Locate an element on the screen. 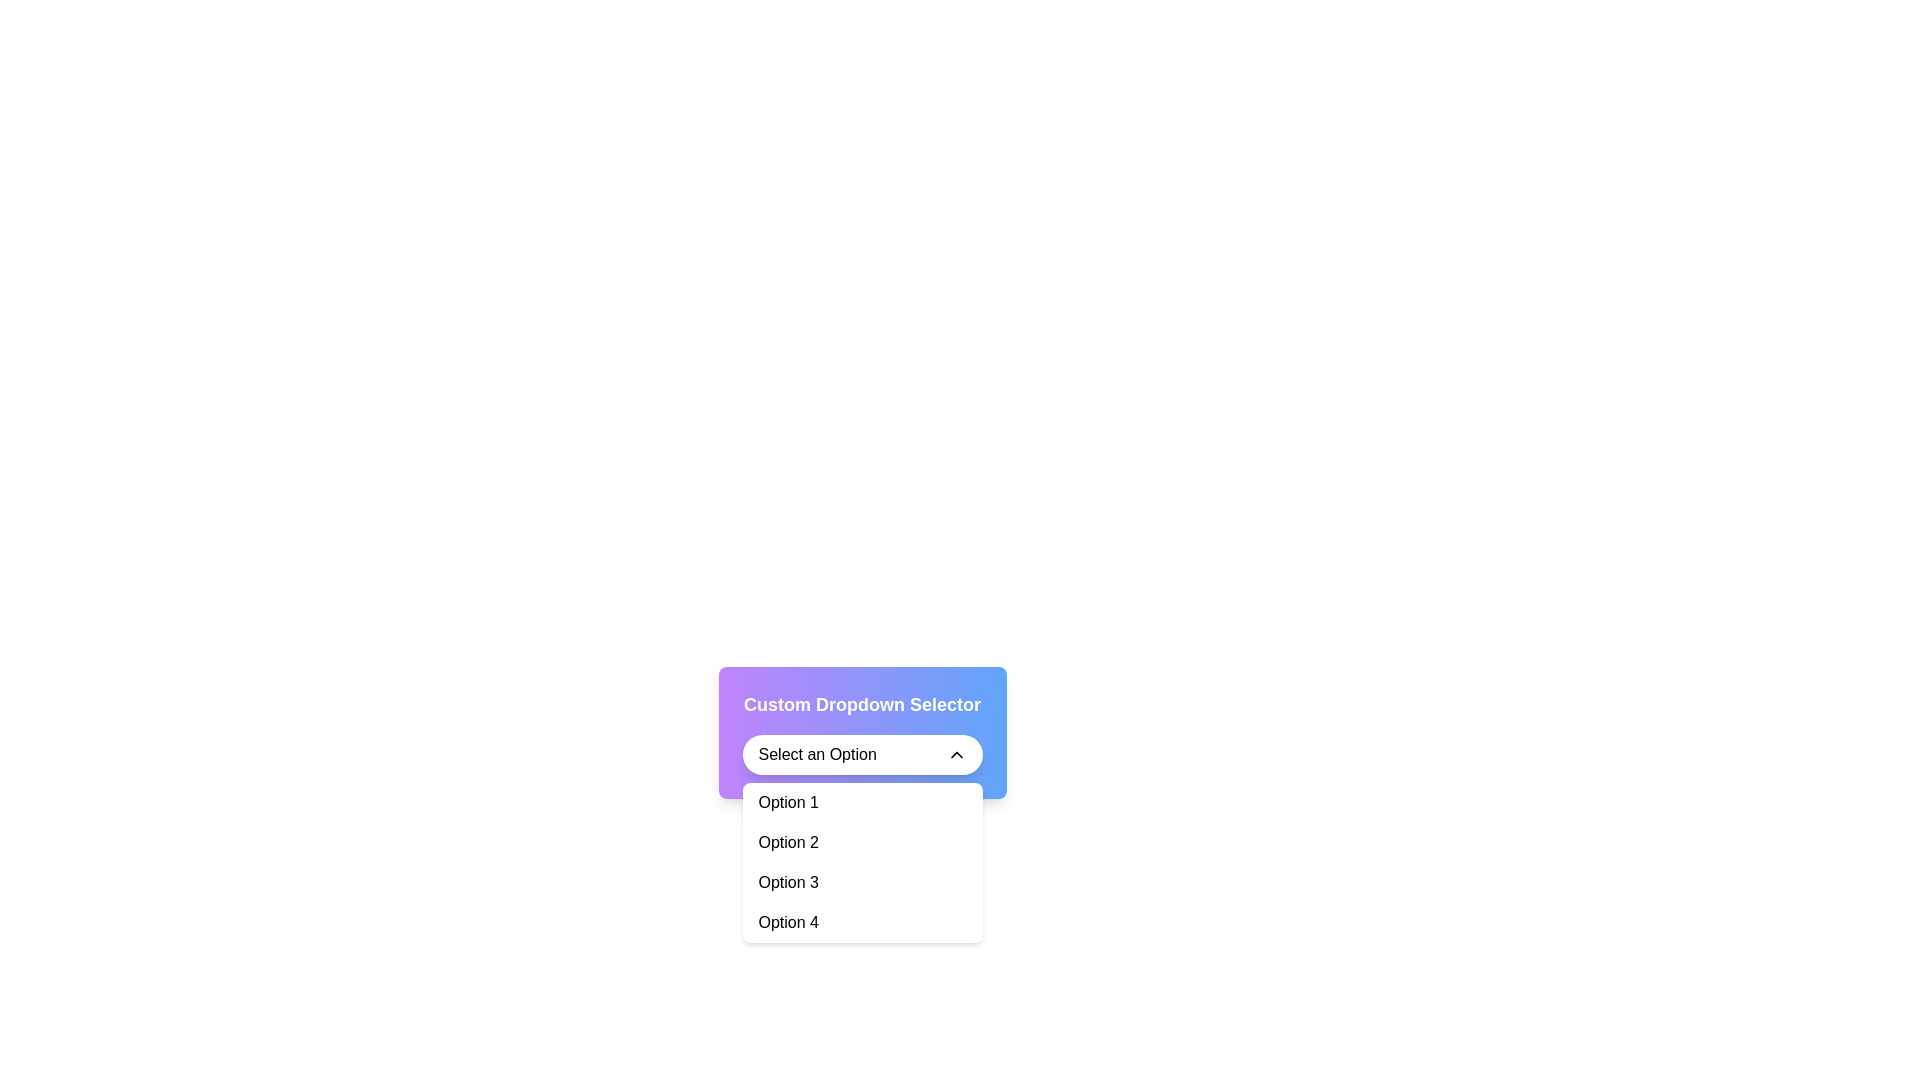  the first option 'Option 1' in the dropdown menu is located at coordinates (862, 801).